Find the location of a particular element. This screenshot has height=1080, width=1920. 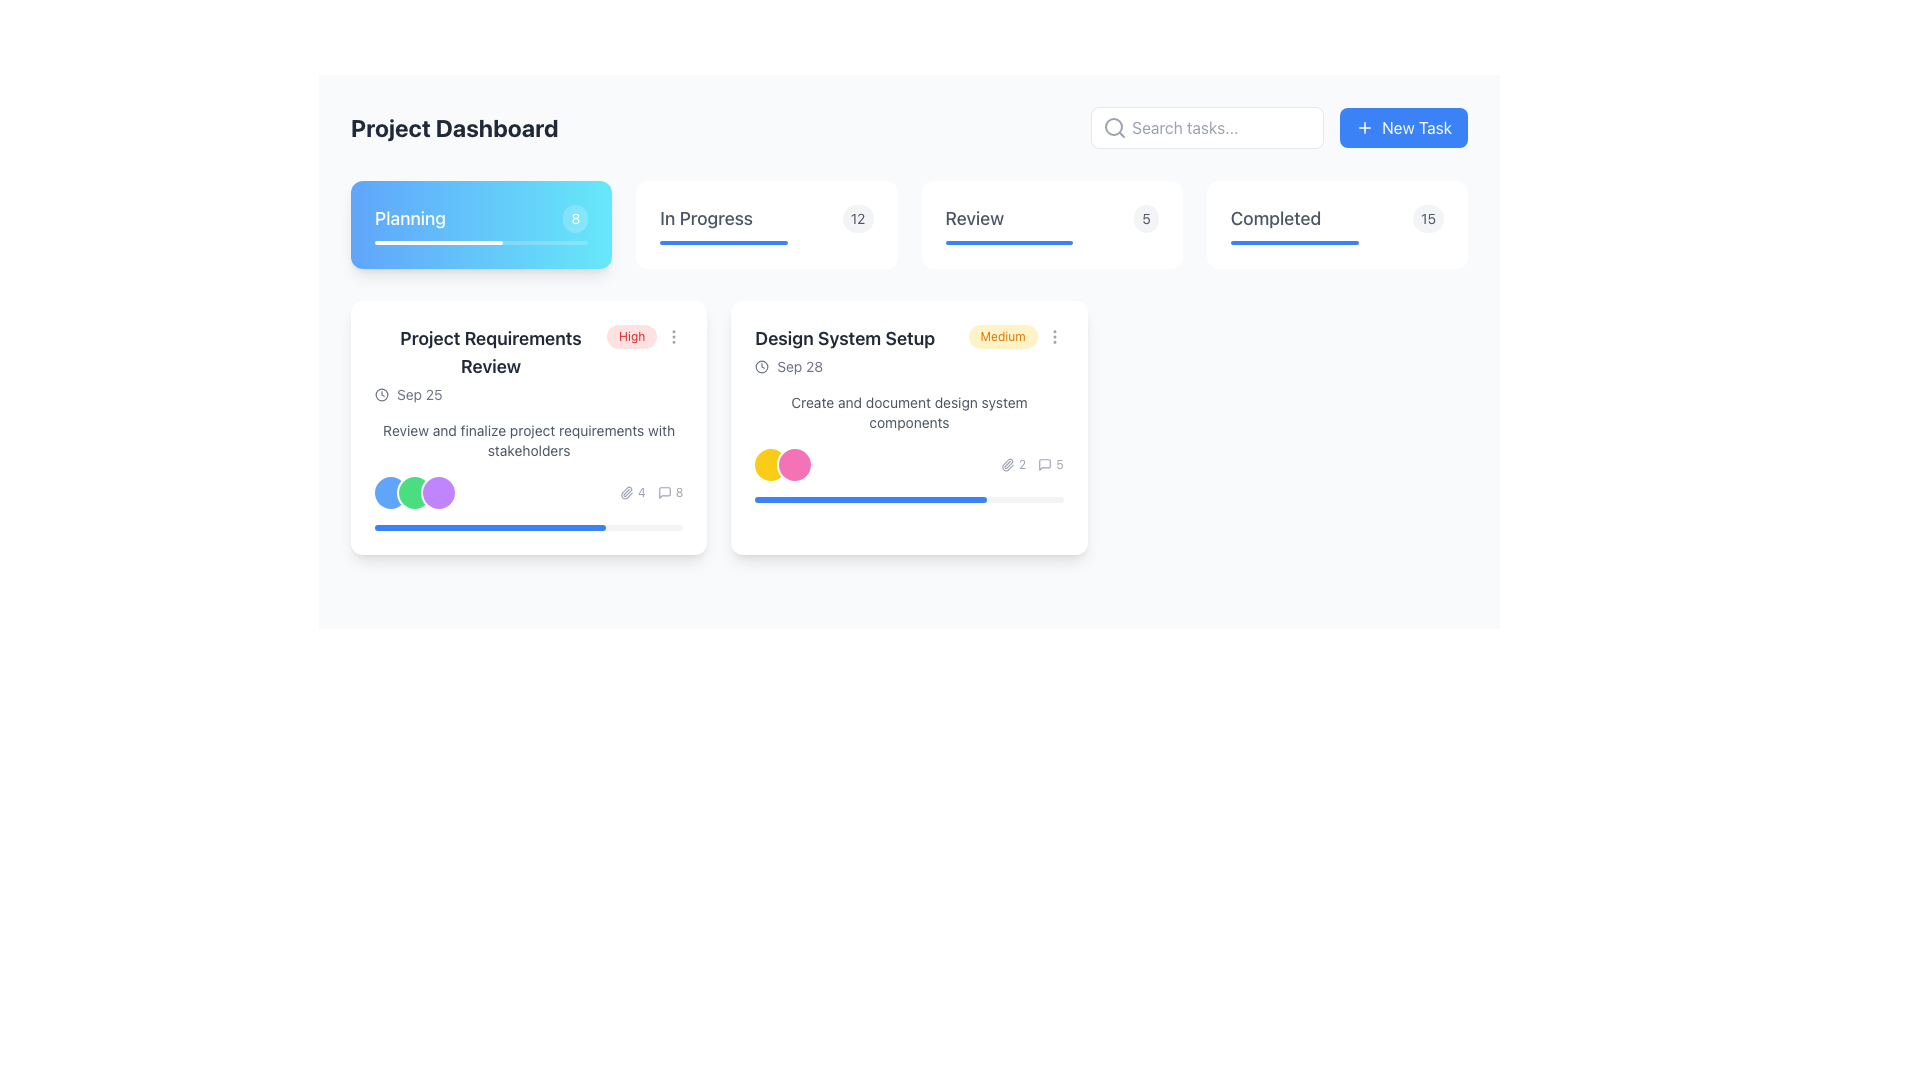

number displayed on the badge component showing '12', which is located to the right of the 'In Progress' label in the task categories section is located at coordinates (858, 219).